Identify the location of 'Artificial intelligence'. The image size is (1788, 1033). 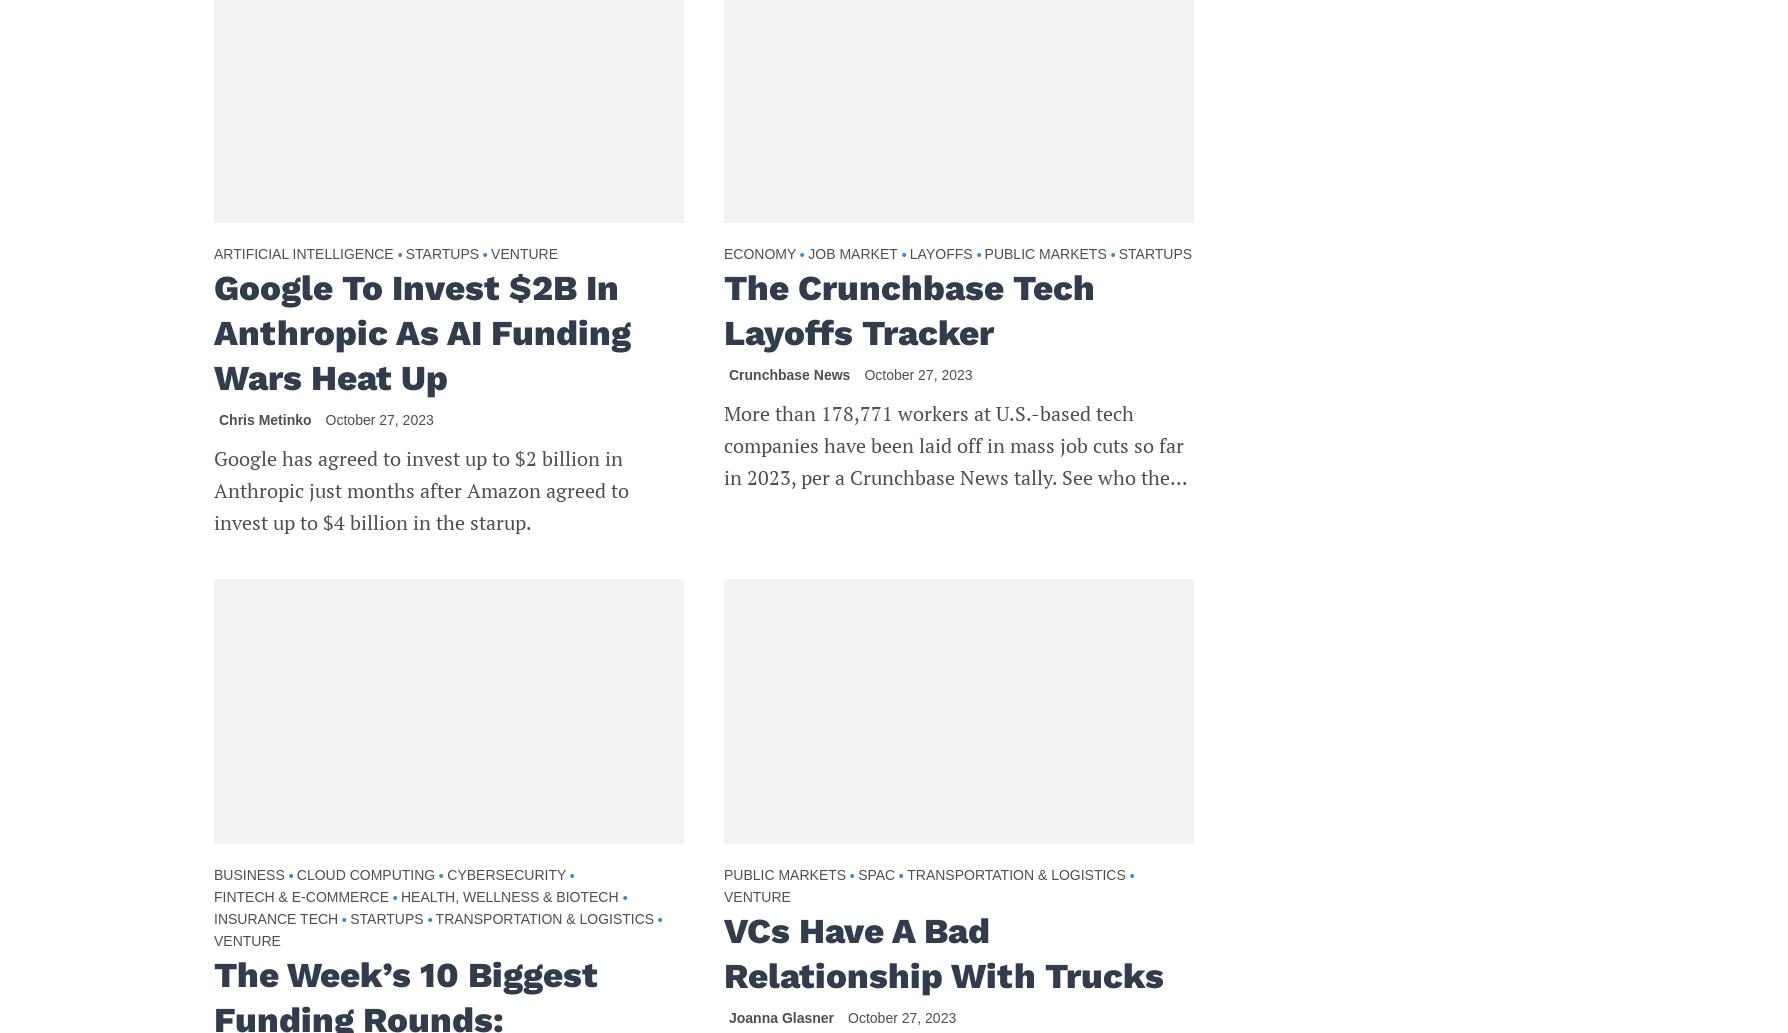
(302, 251).